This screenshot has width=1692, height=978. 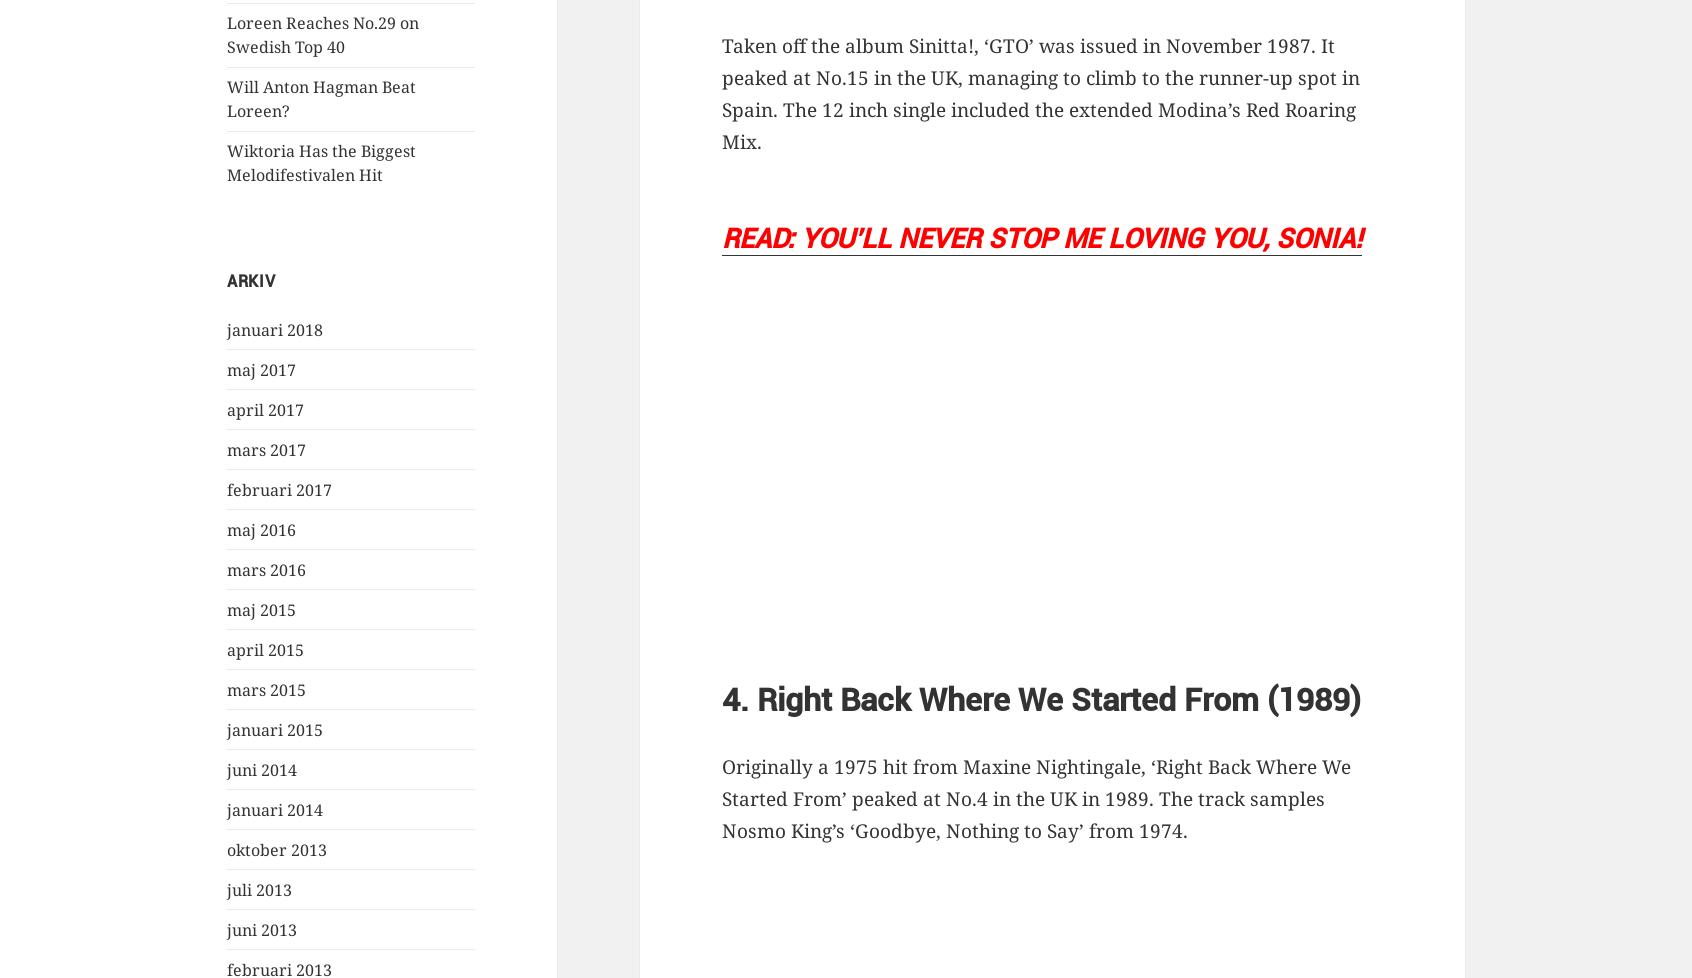 I want to click on 'oktober 2013', so click(x=227, y=848).